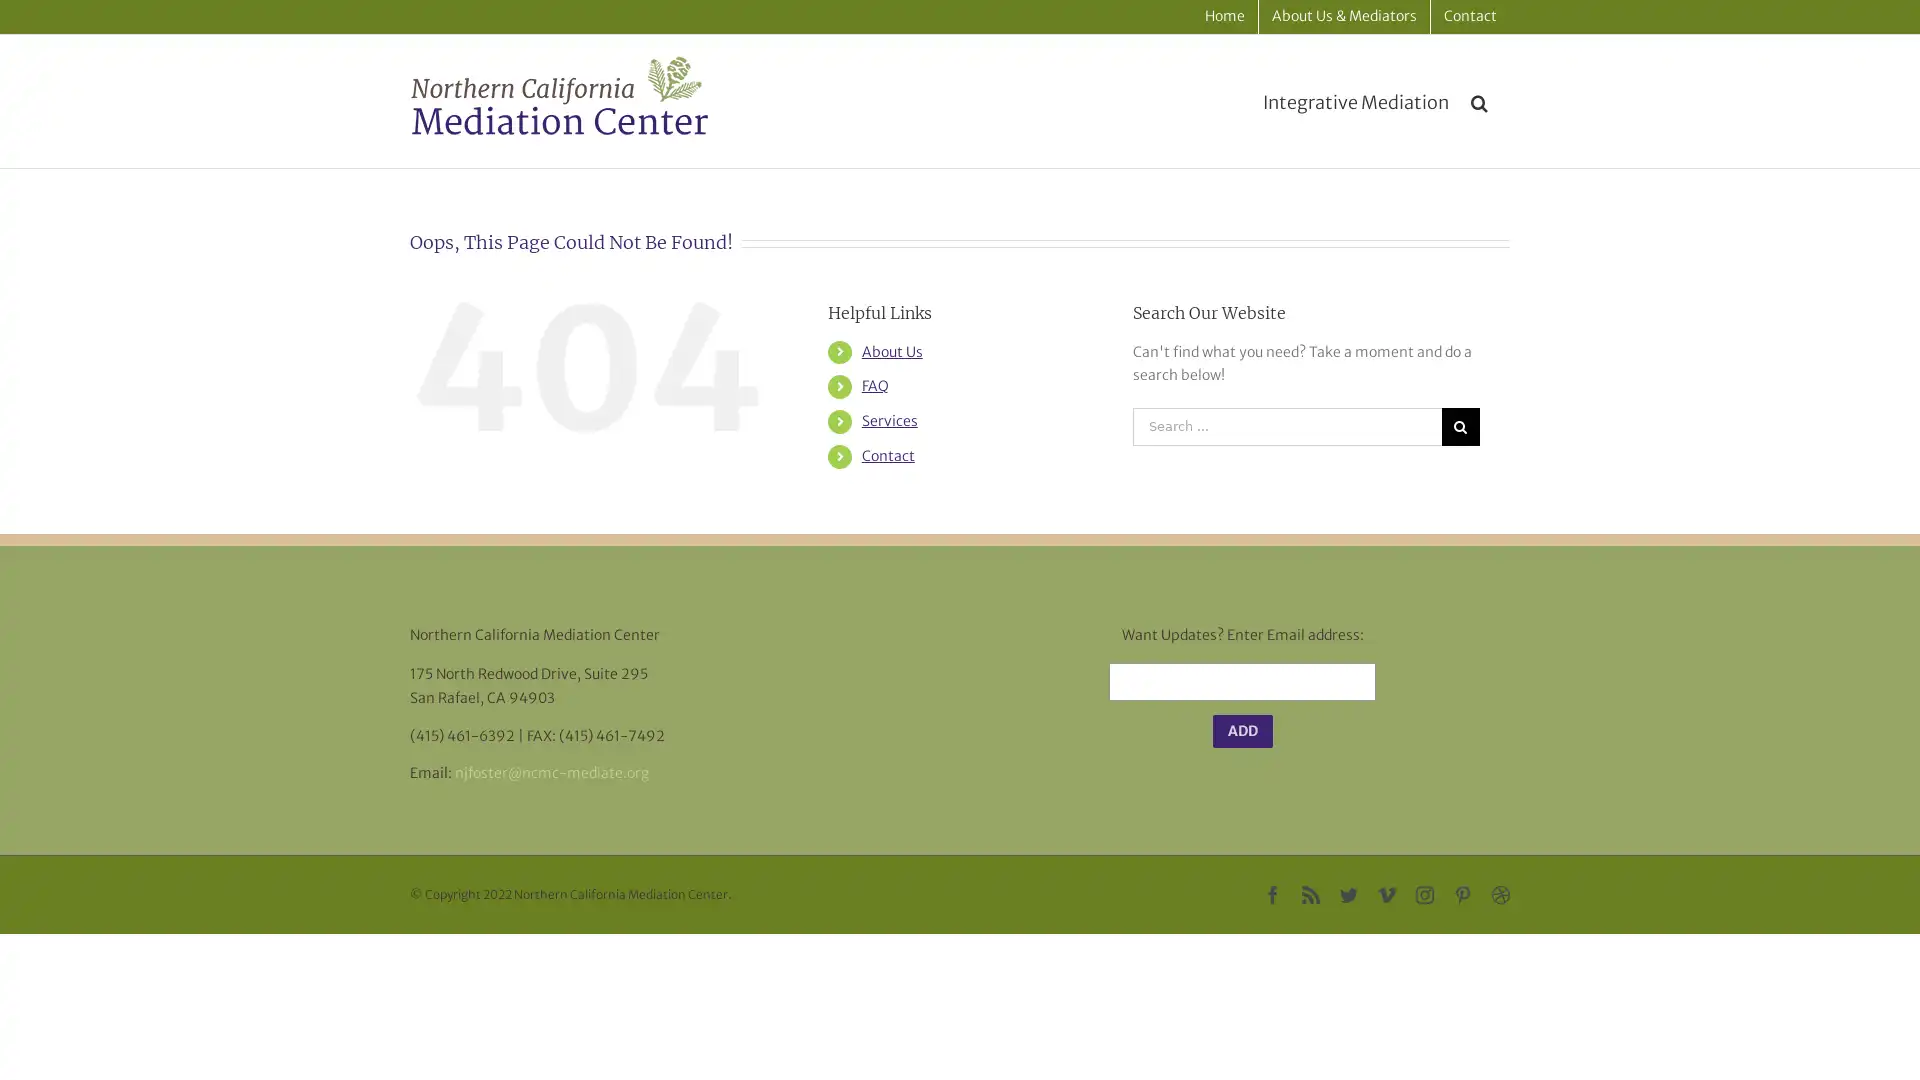  Describe the element at coordinates (1241, 731) in the screenshot. I see `Add` at that location.